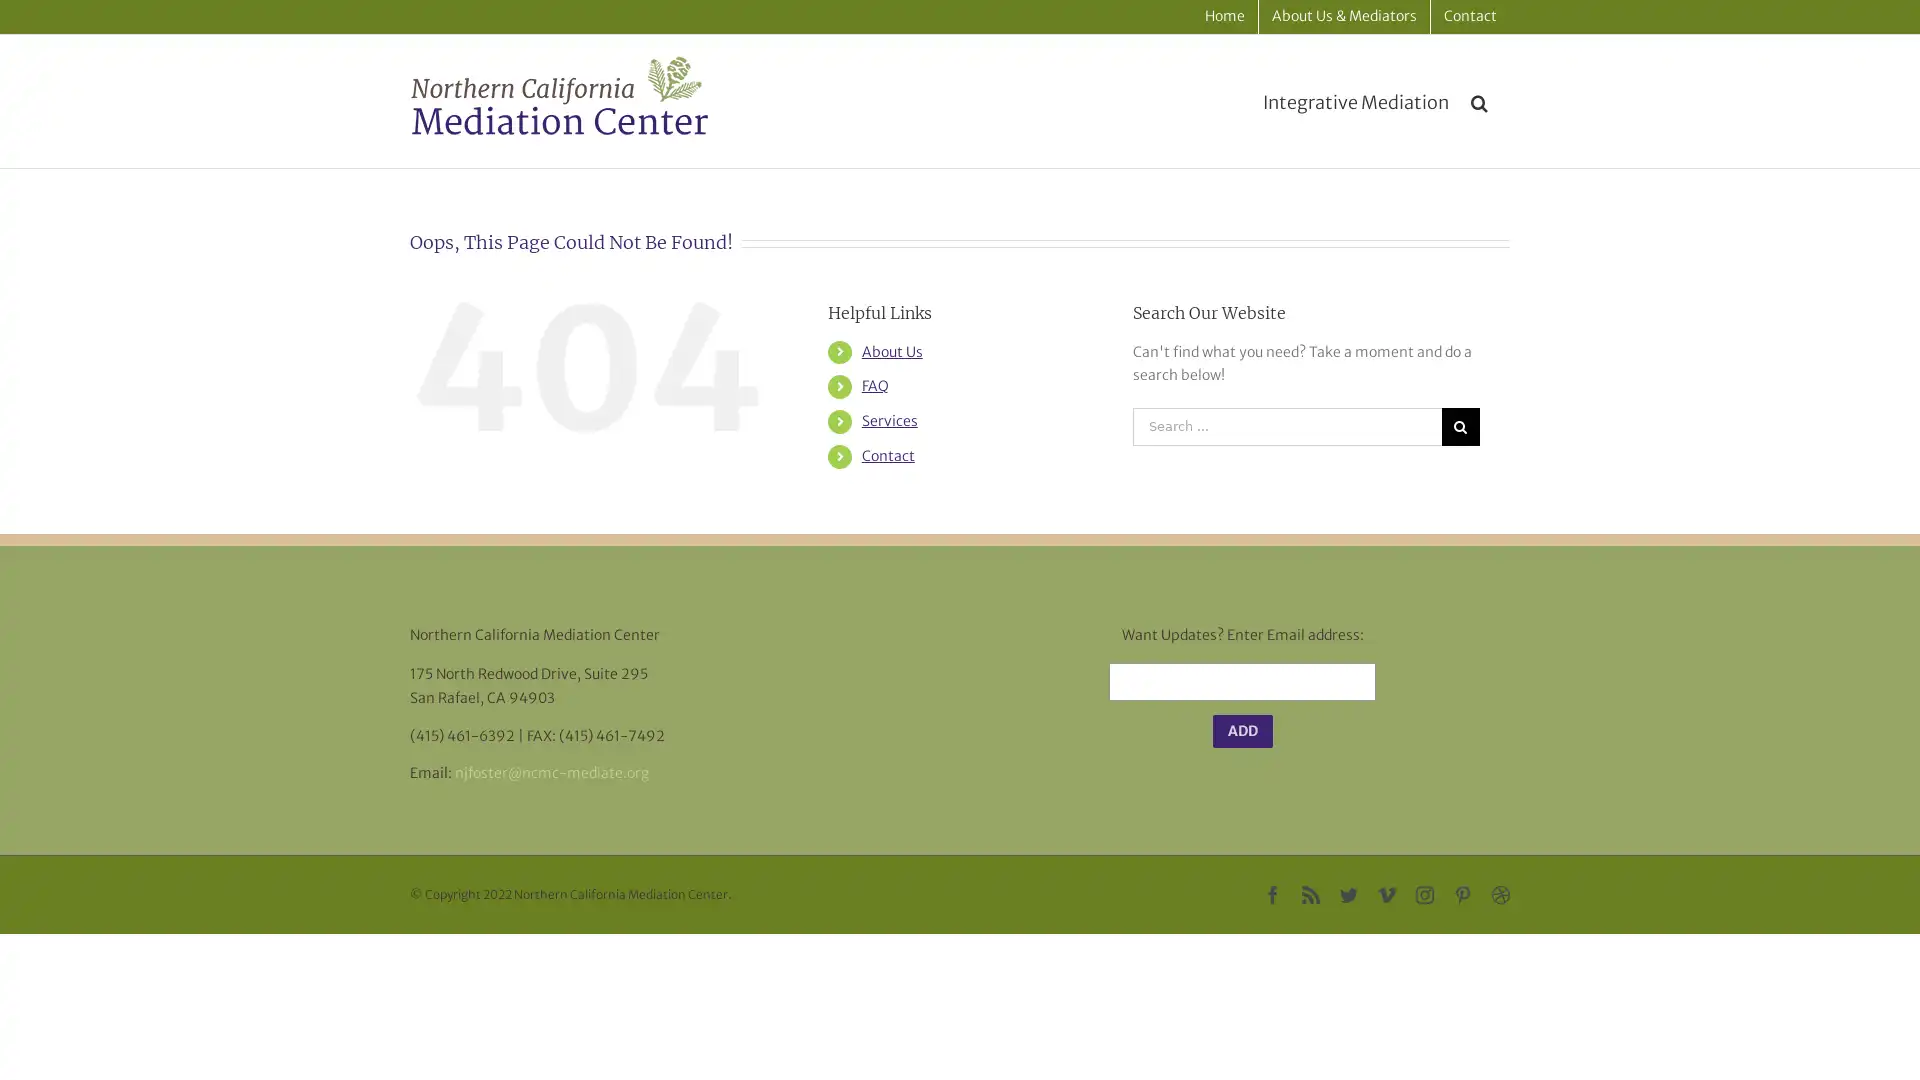  Describe the element at coordinates (1241, 731) in the screenshot. I see `Add` at that location.